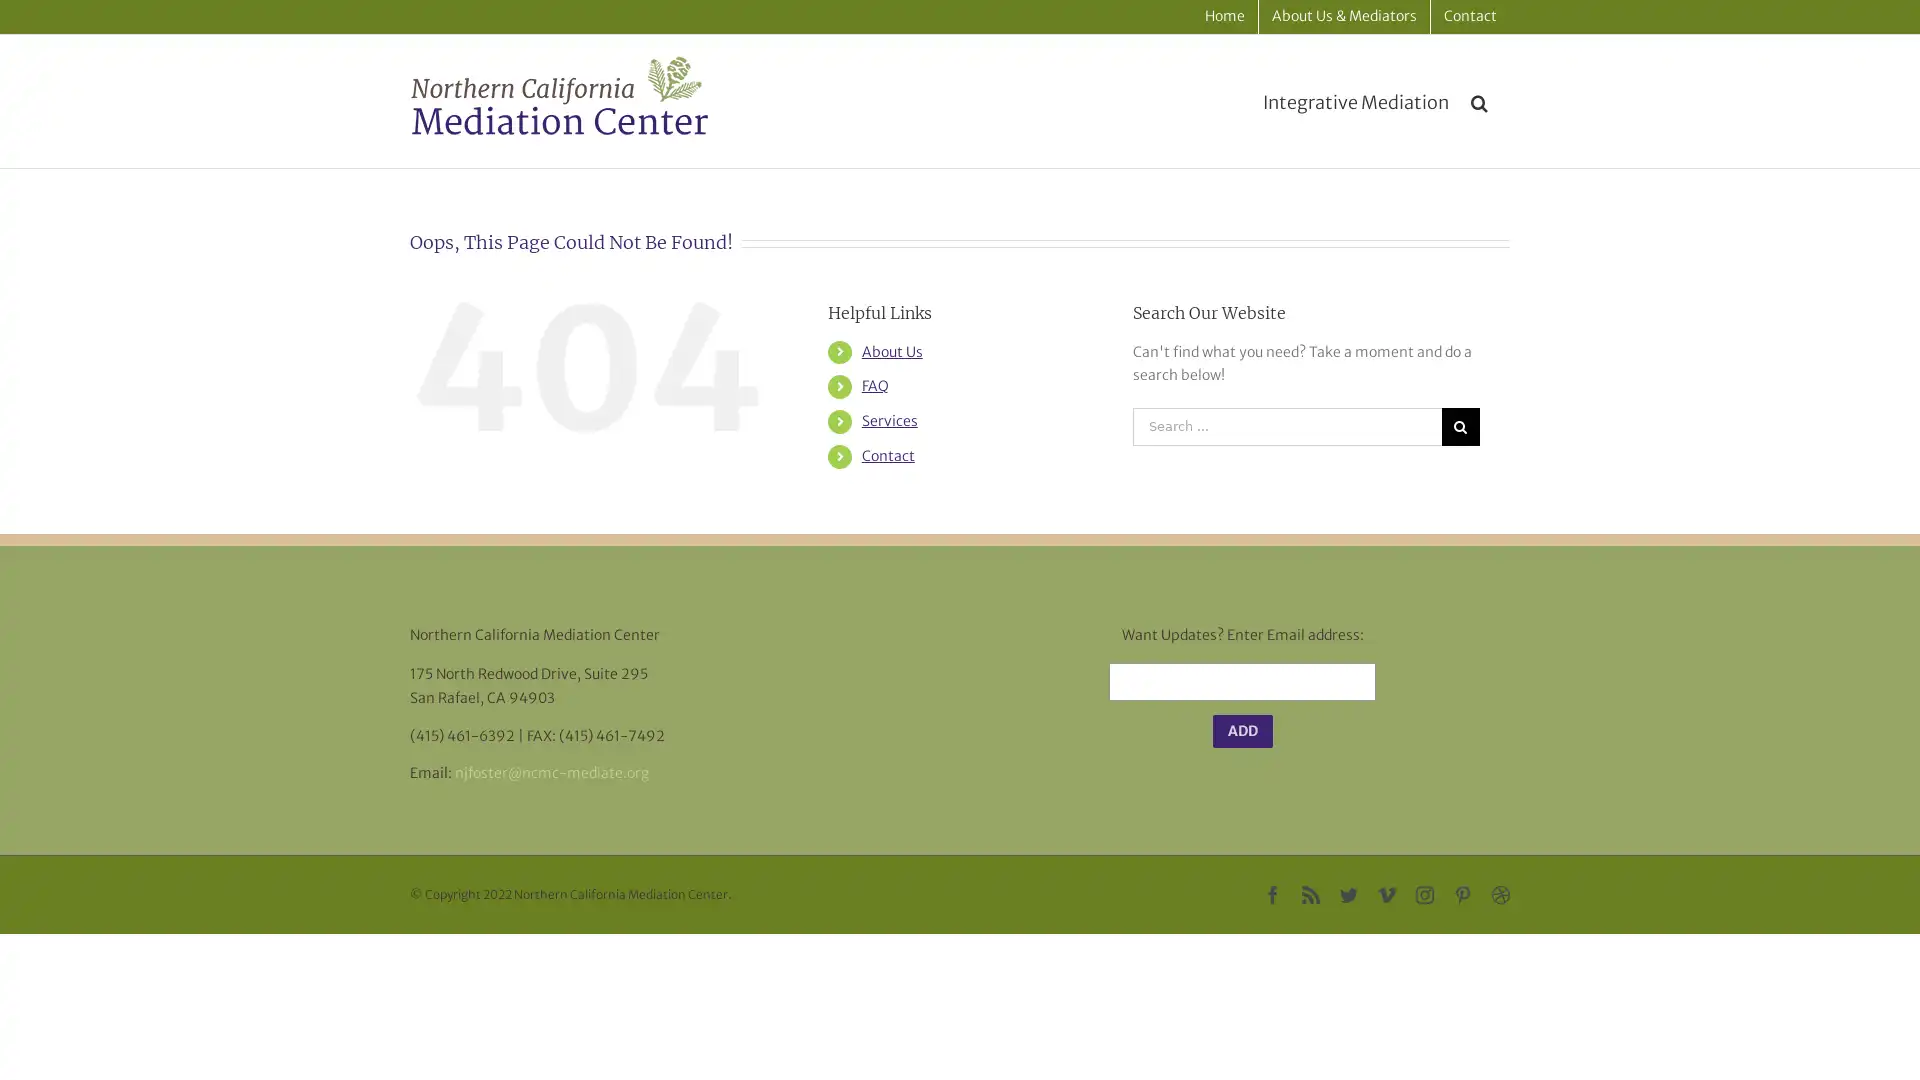  Describe the element at coordinates (1241, 731) in the screenshot. I see `Add` at that location.